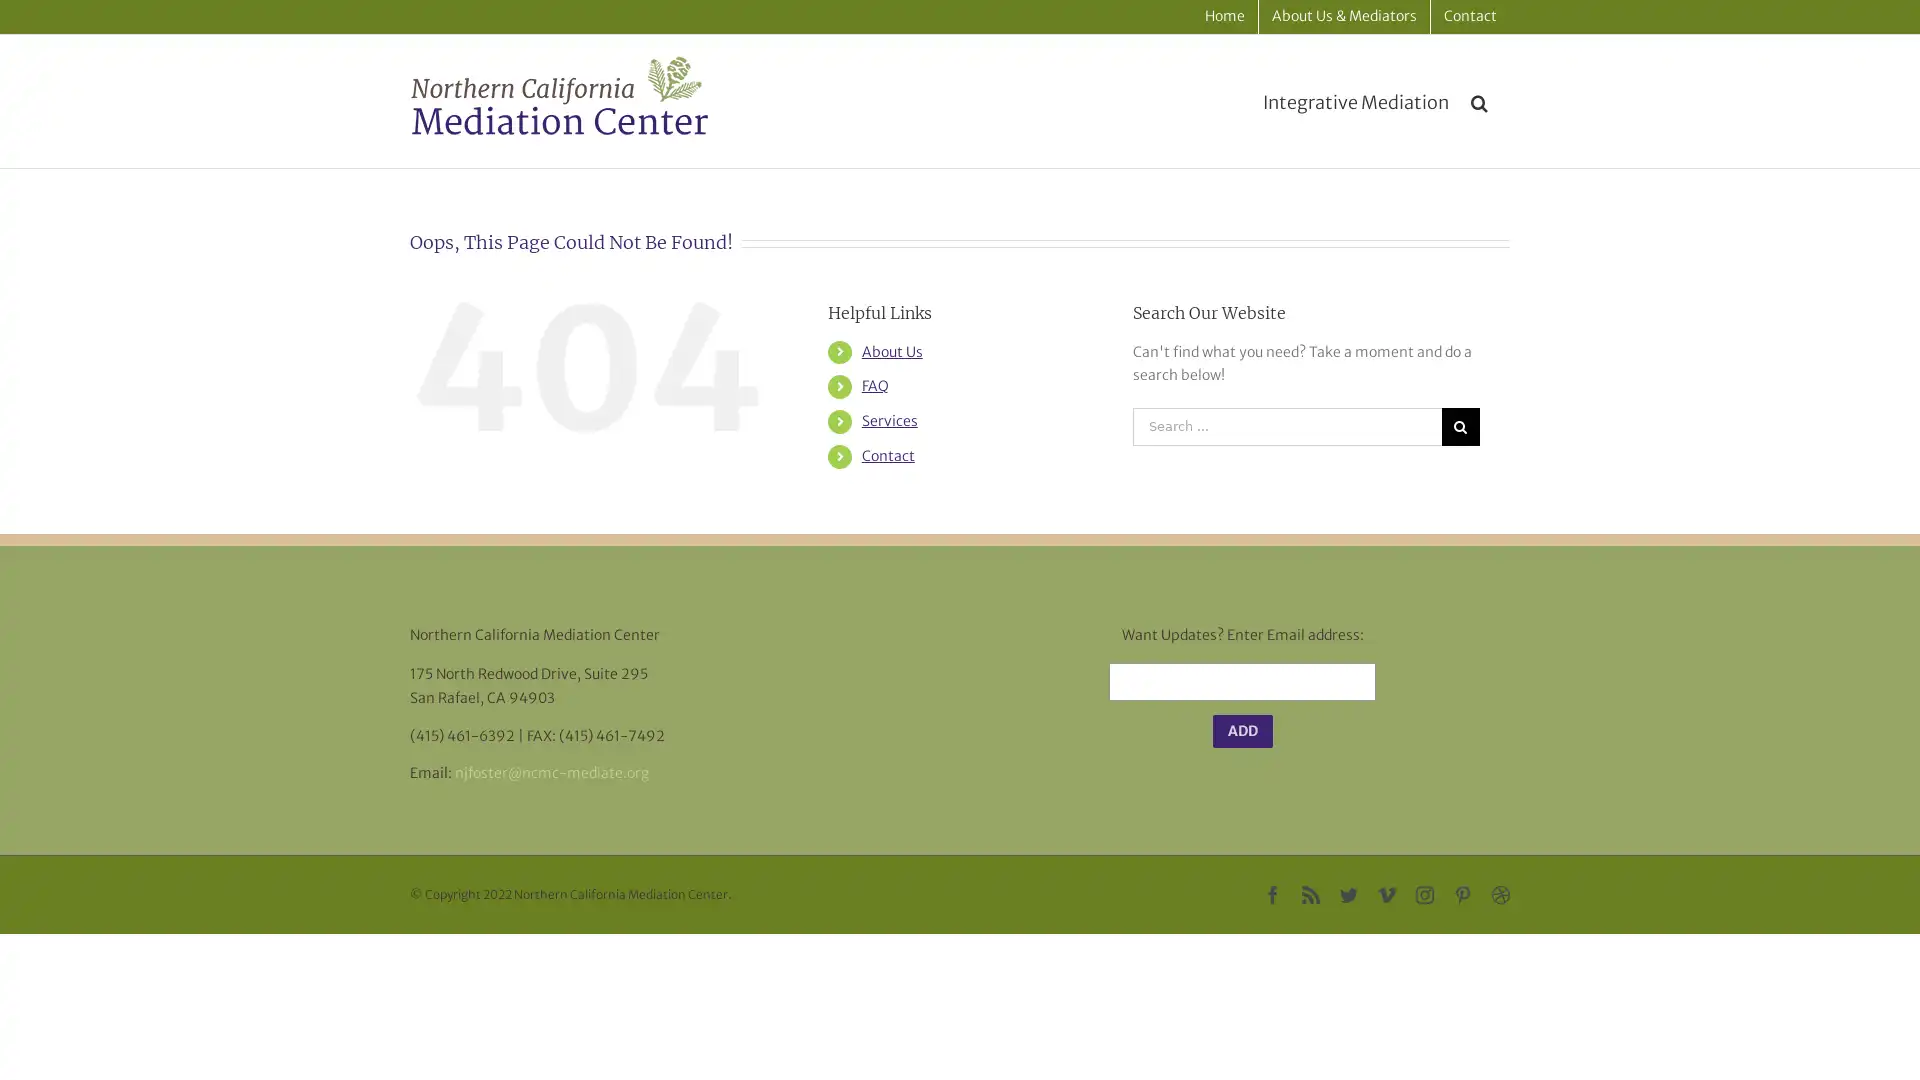  Describe the element at coordinates (1241, 731) in the screenshot. I see `Add` at that location.